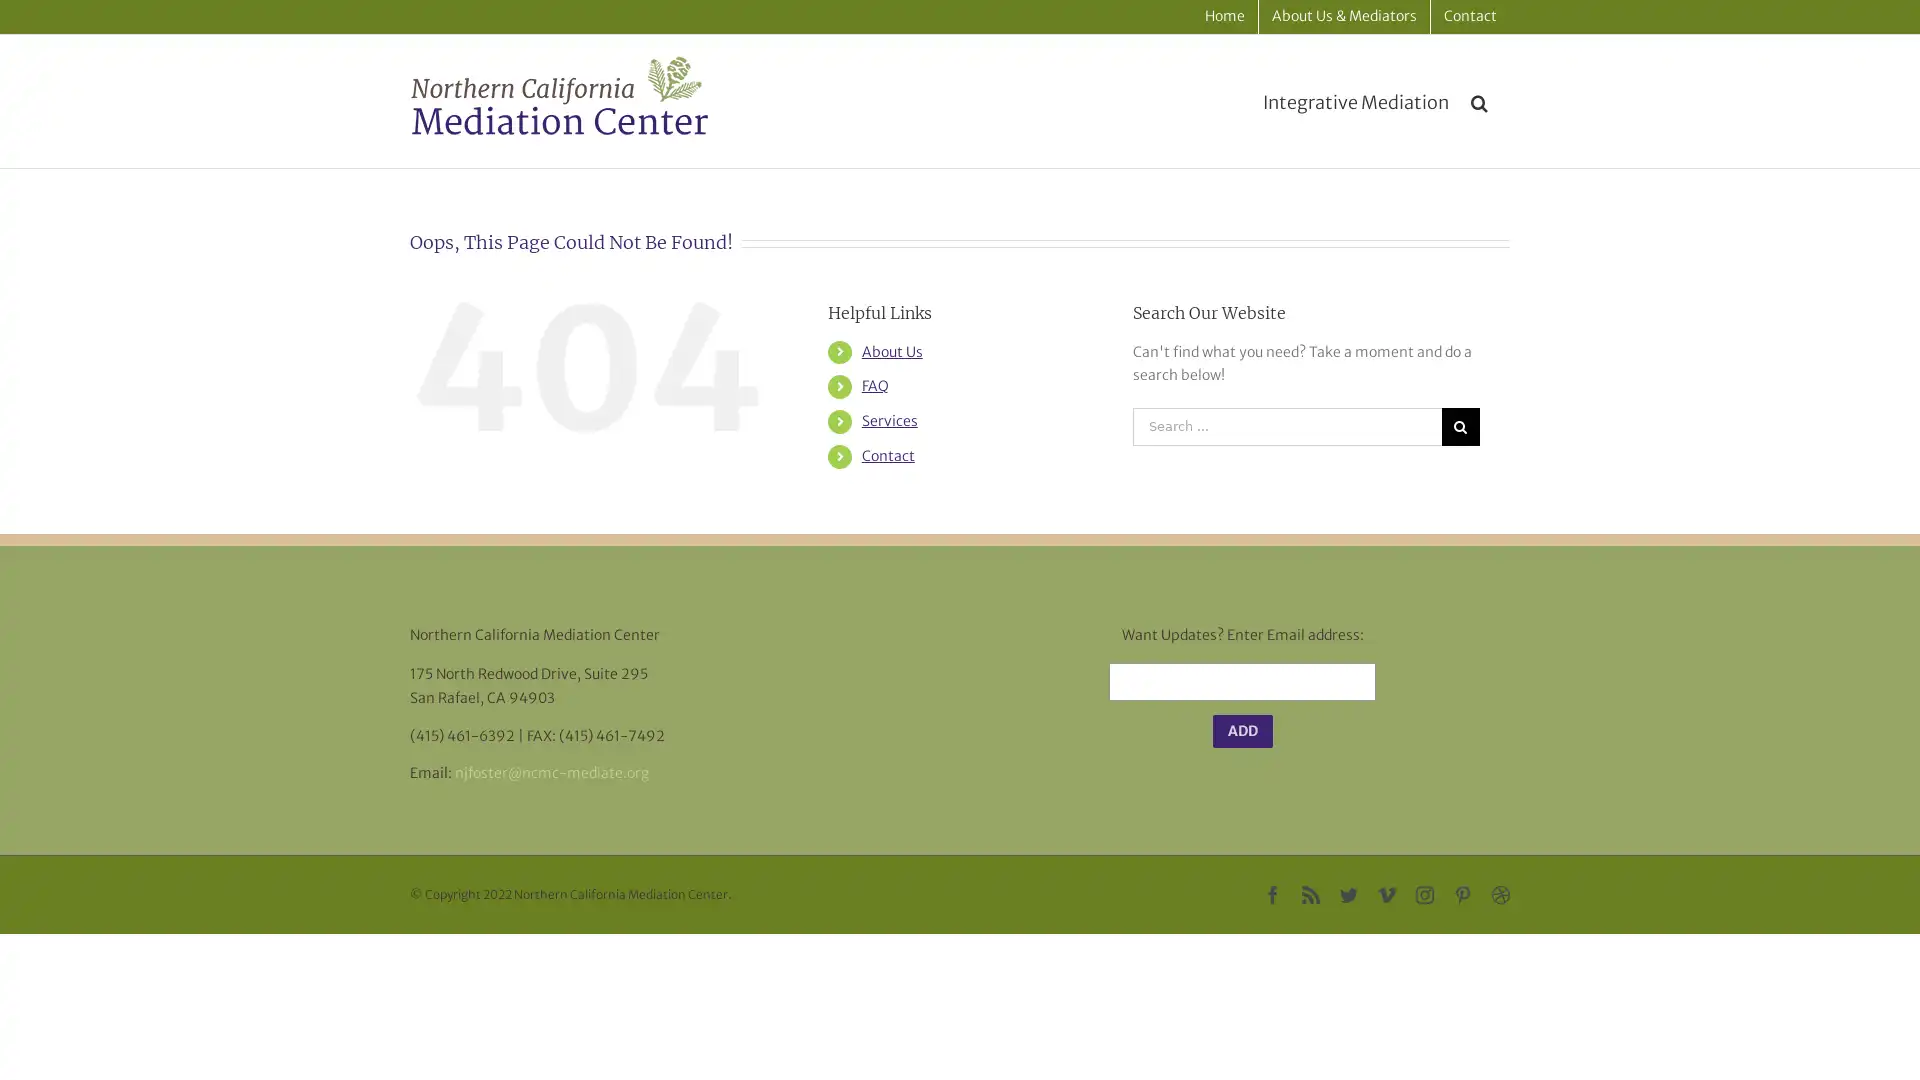  Describe the element at coordinates (1241, 731) in the screenshot. I see `Add` at that location.